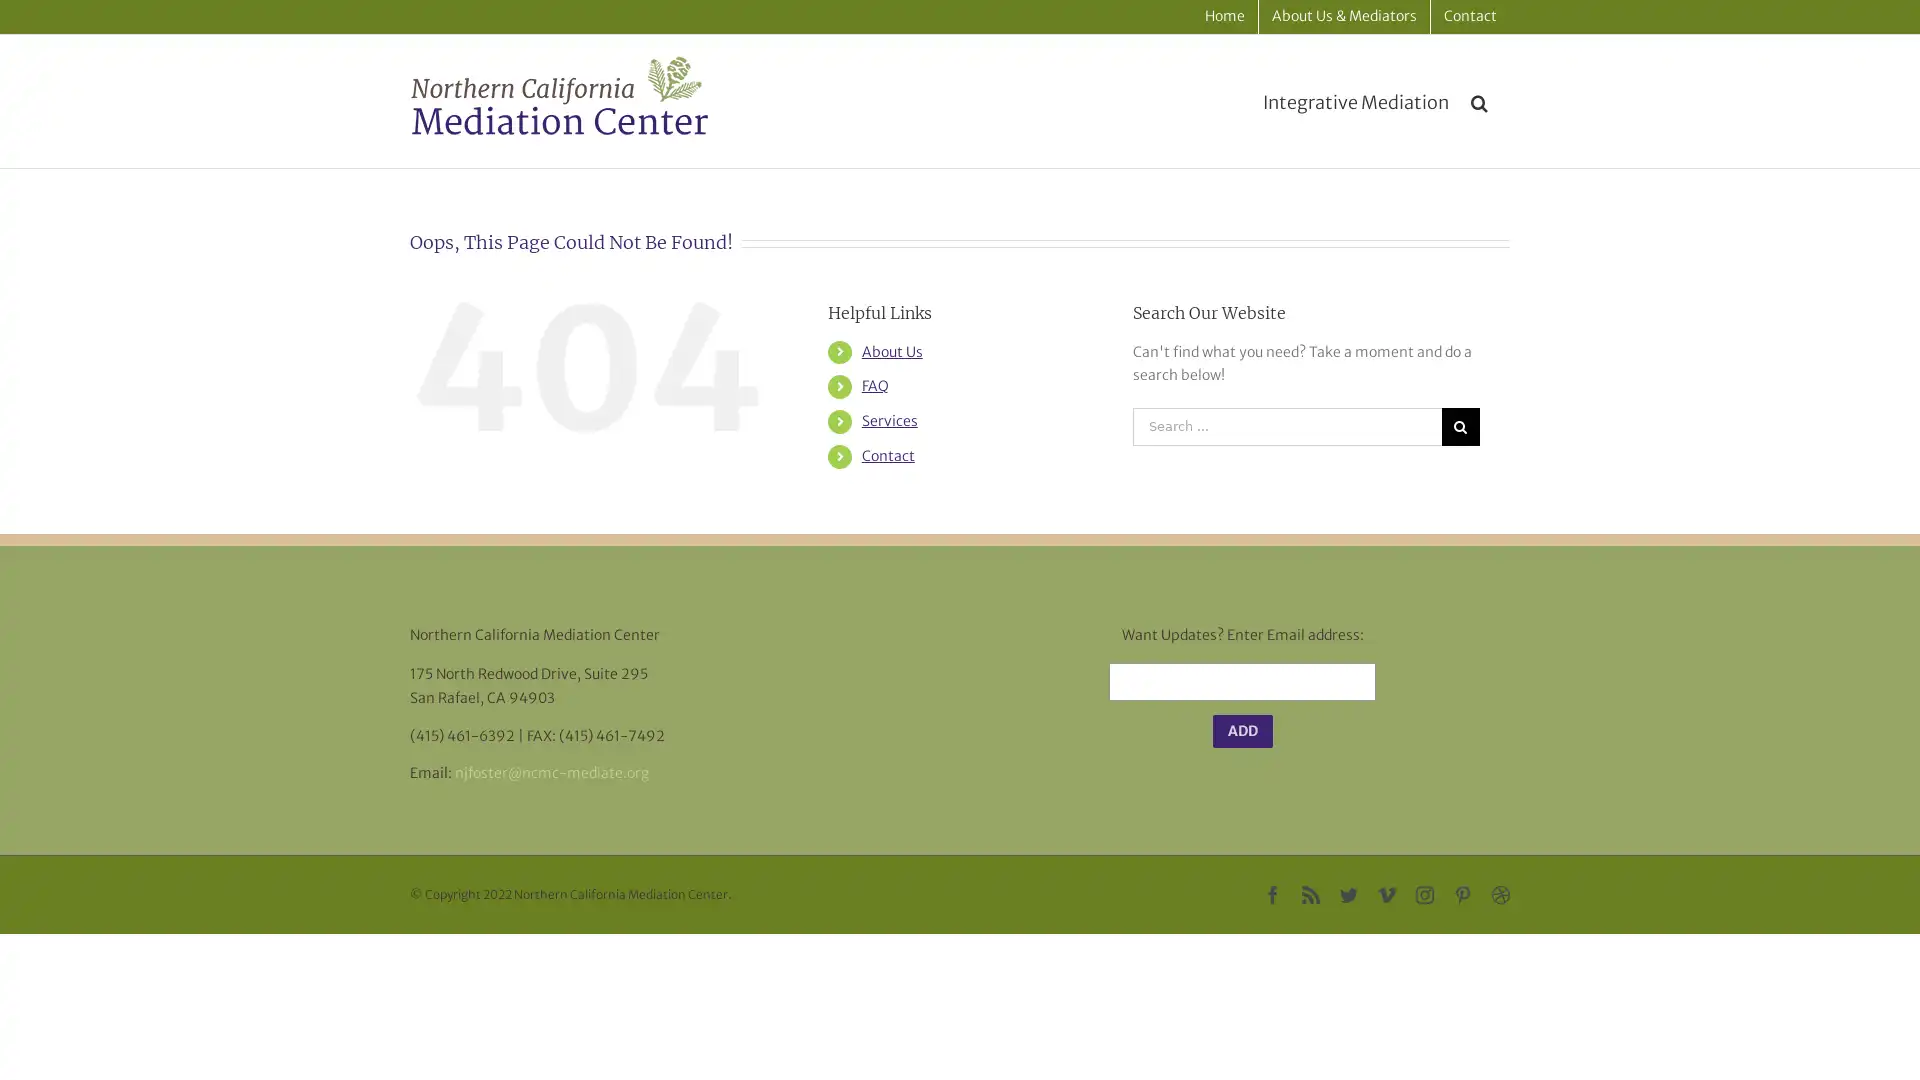  Describe the element at coordinates (1241, 731) in the screenshot. I see `Add` at that location.